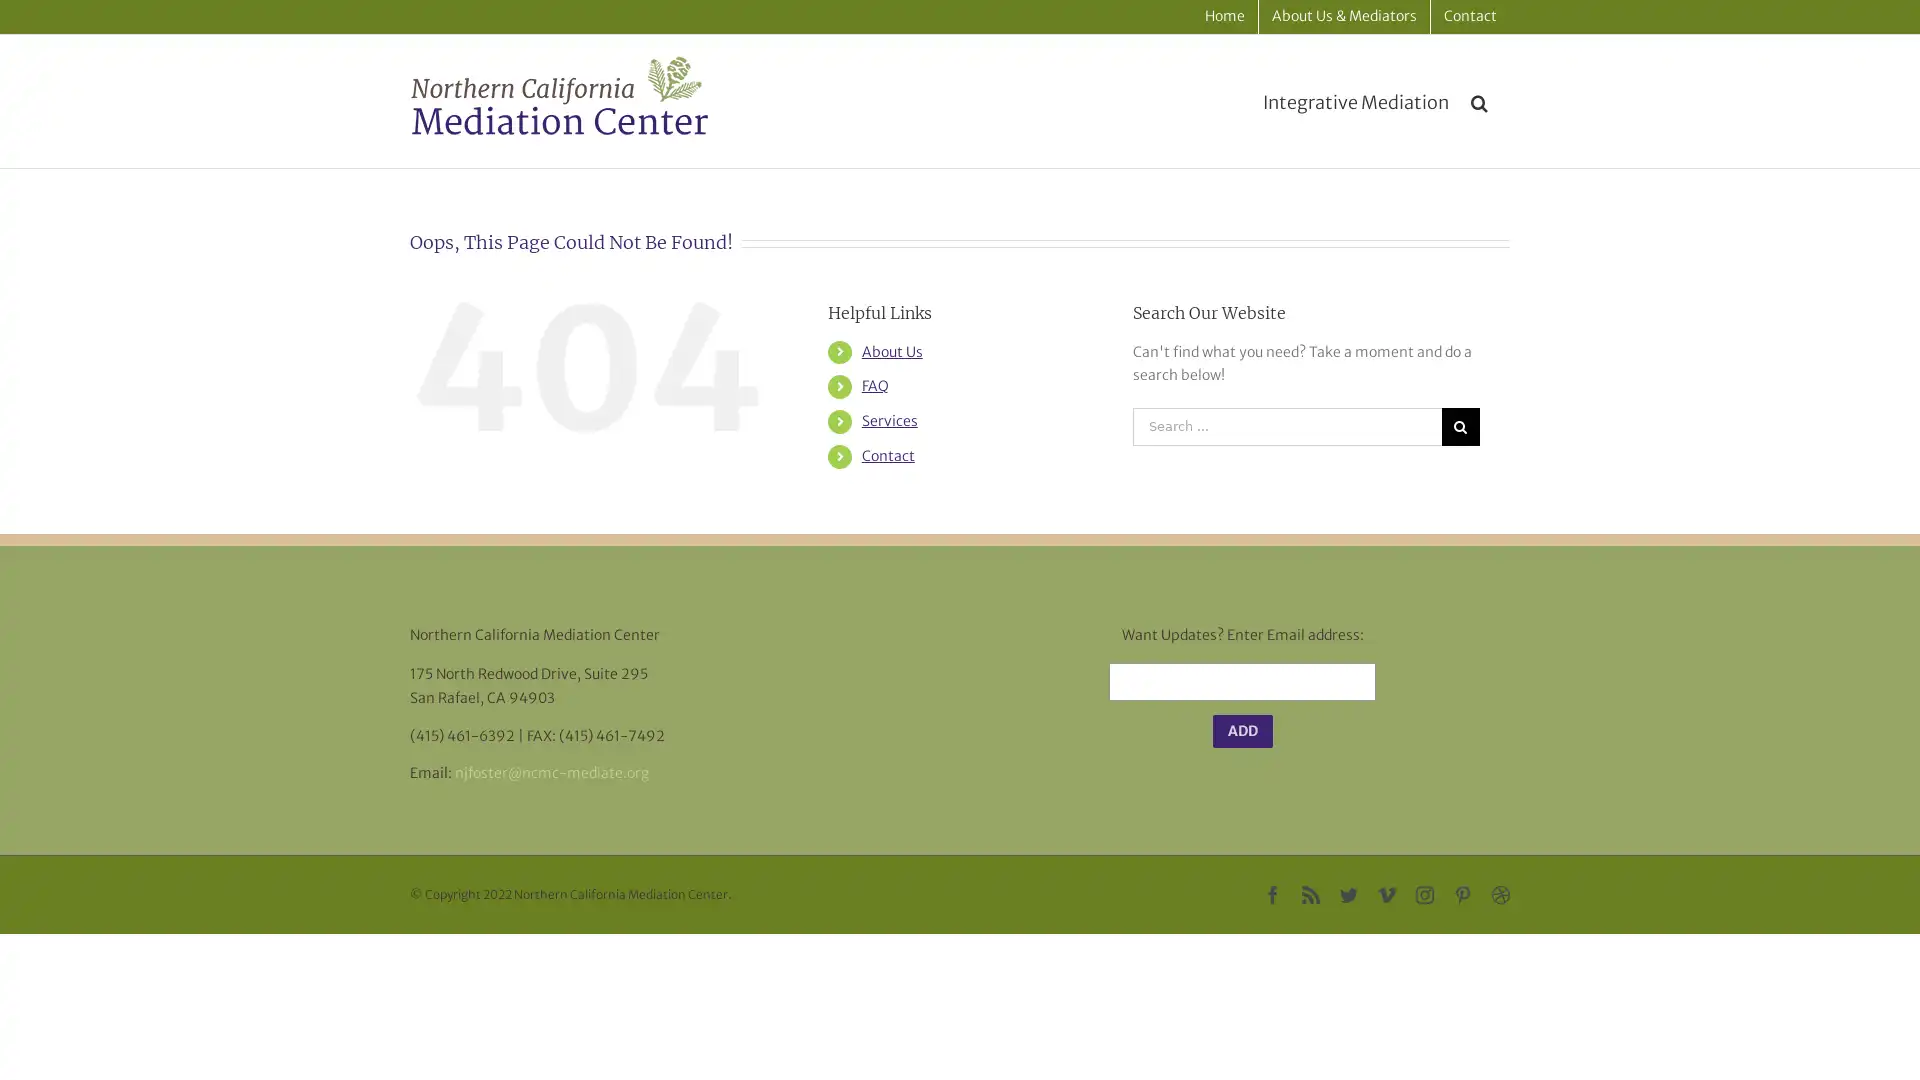  Describe the element at coordinates (1241, 731) in the screenshot. I see `Add` at that location.